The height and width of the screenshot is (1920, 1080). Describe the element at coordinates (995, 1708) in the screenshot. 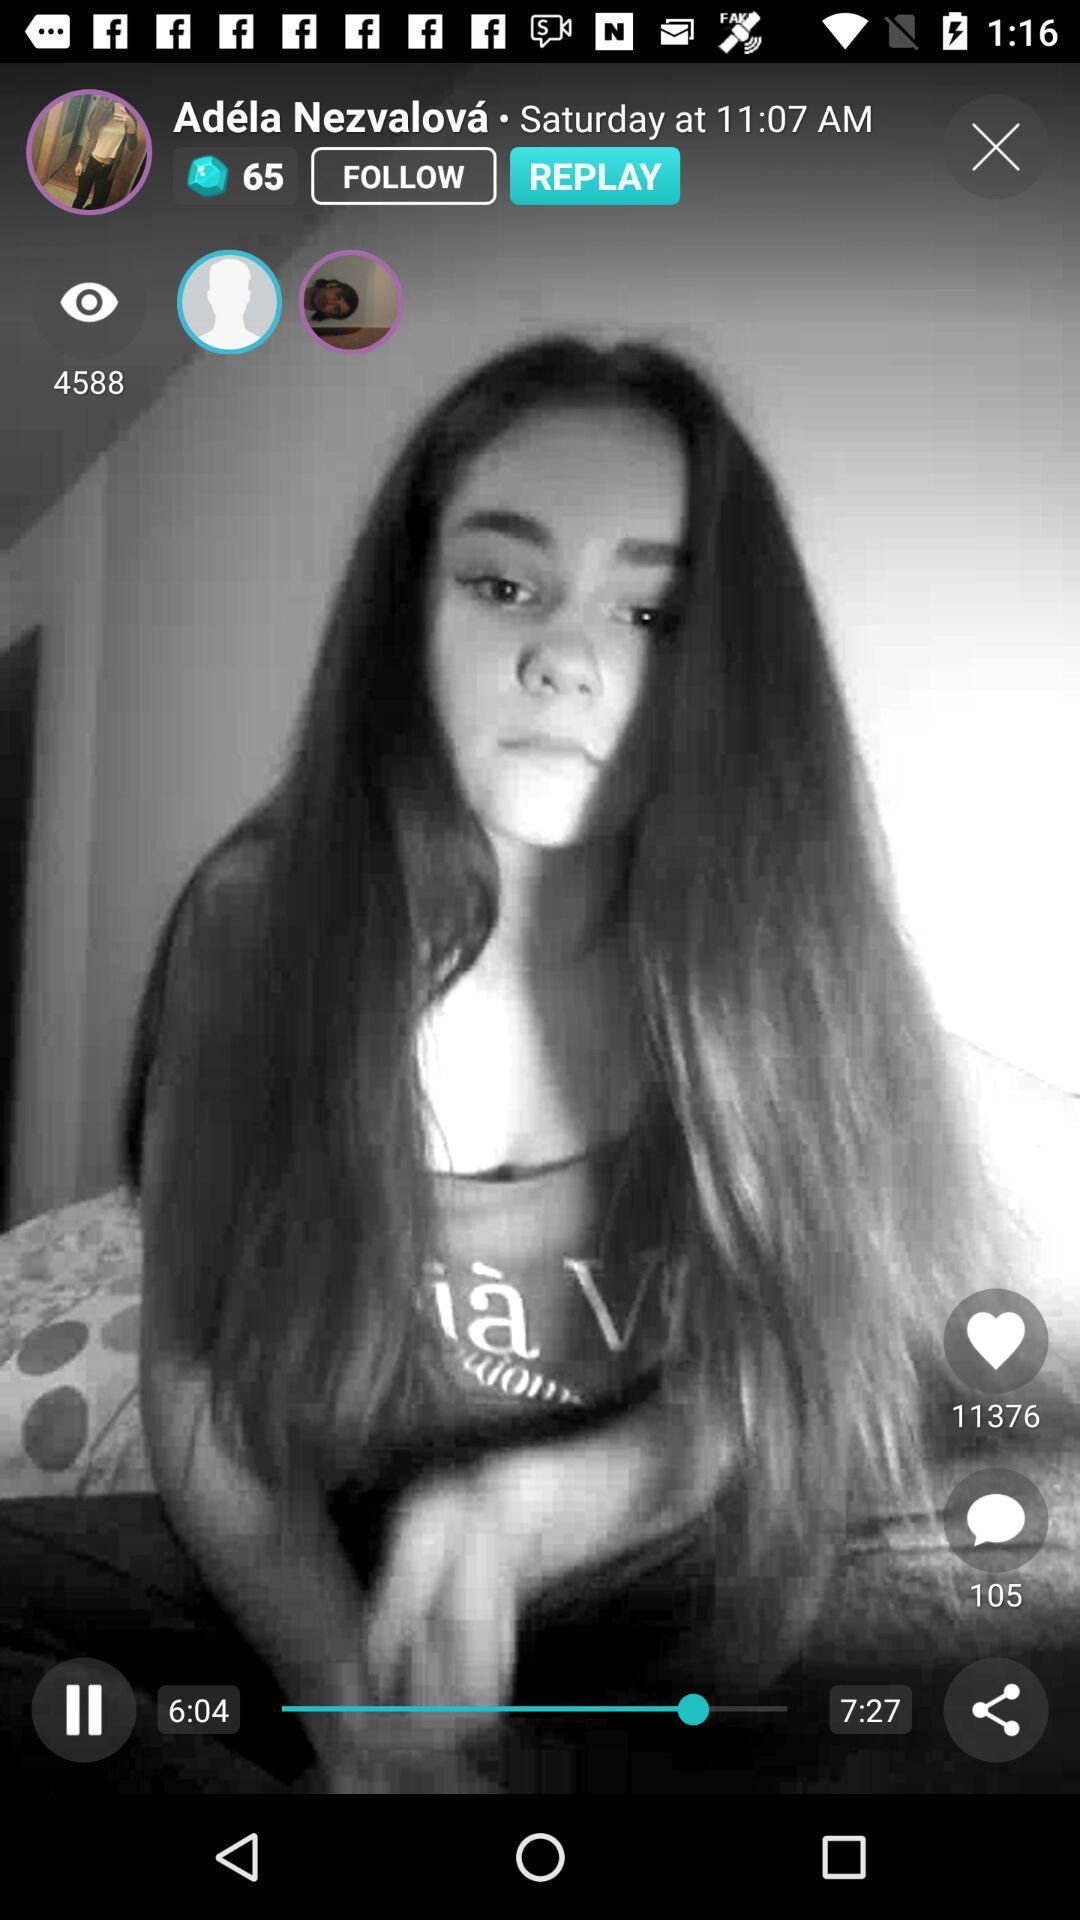

I see `share` at that location.